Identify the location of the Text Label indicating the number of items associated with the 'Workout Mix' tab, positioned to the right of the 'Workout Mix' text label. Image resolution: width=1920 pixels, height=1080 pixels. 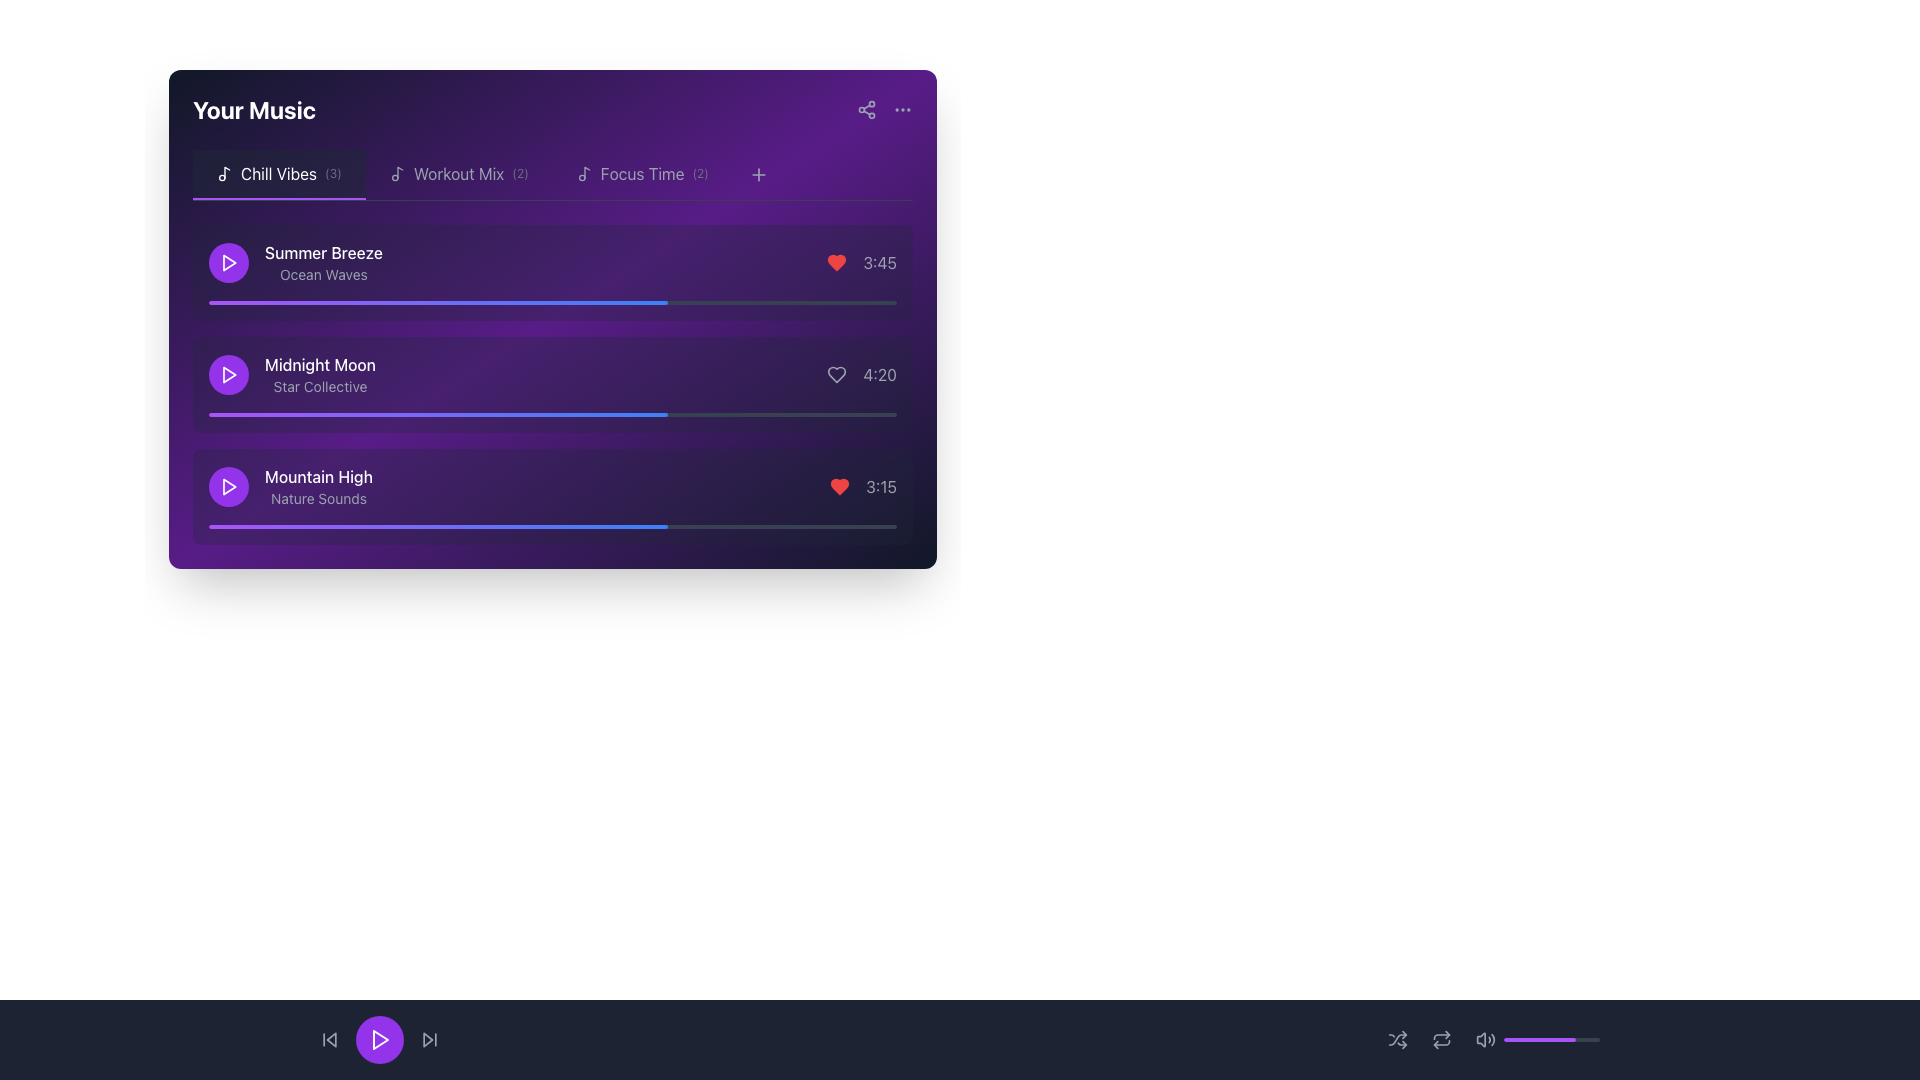
(520, 172).